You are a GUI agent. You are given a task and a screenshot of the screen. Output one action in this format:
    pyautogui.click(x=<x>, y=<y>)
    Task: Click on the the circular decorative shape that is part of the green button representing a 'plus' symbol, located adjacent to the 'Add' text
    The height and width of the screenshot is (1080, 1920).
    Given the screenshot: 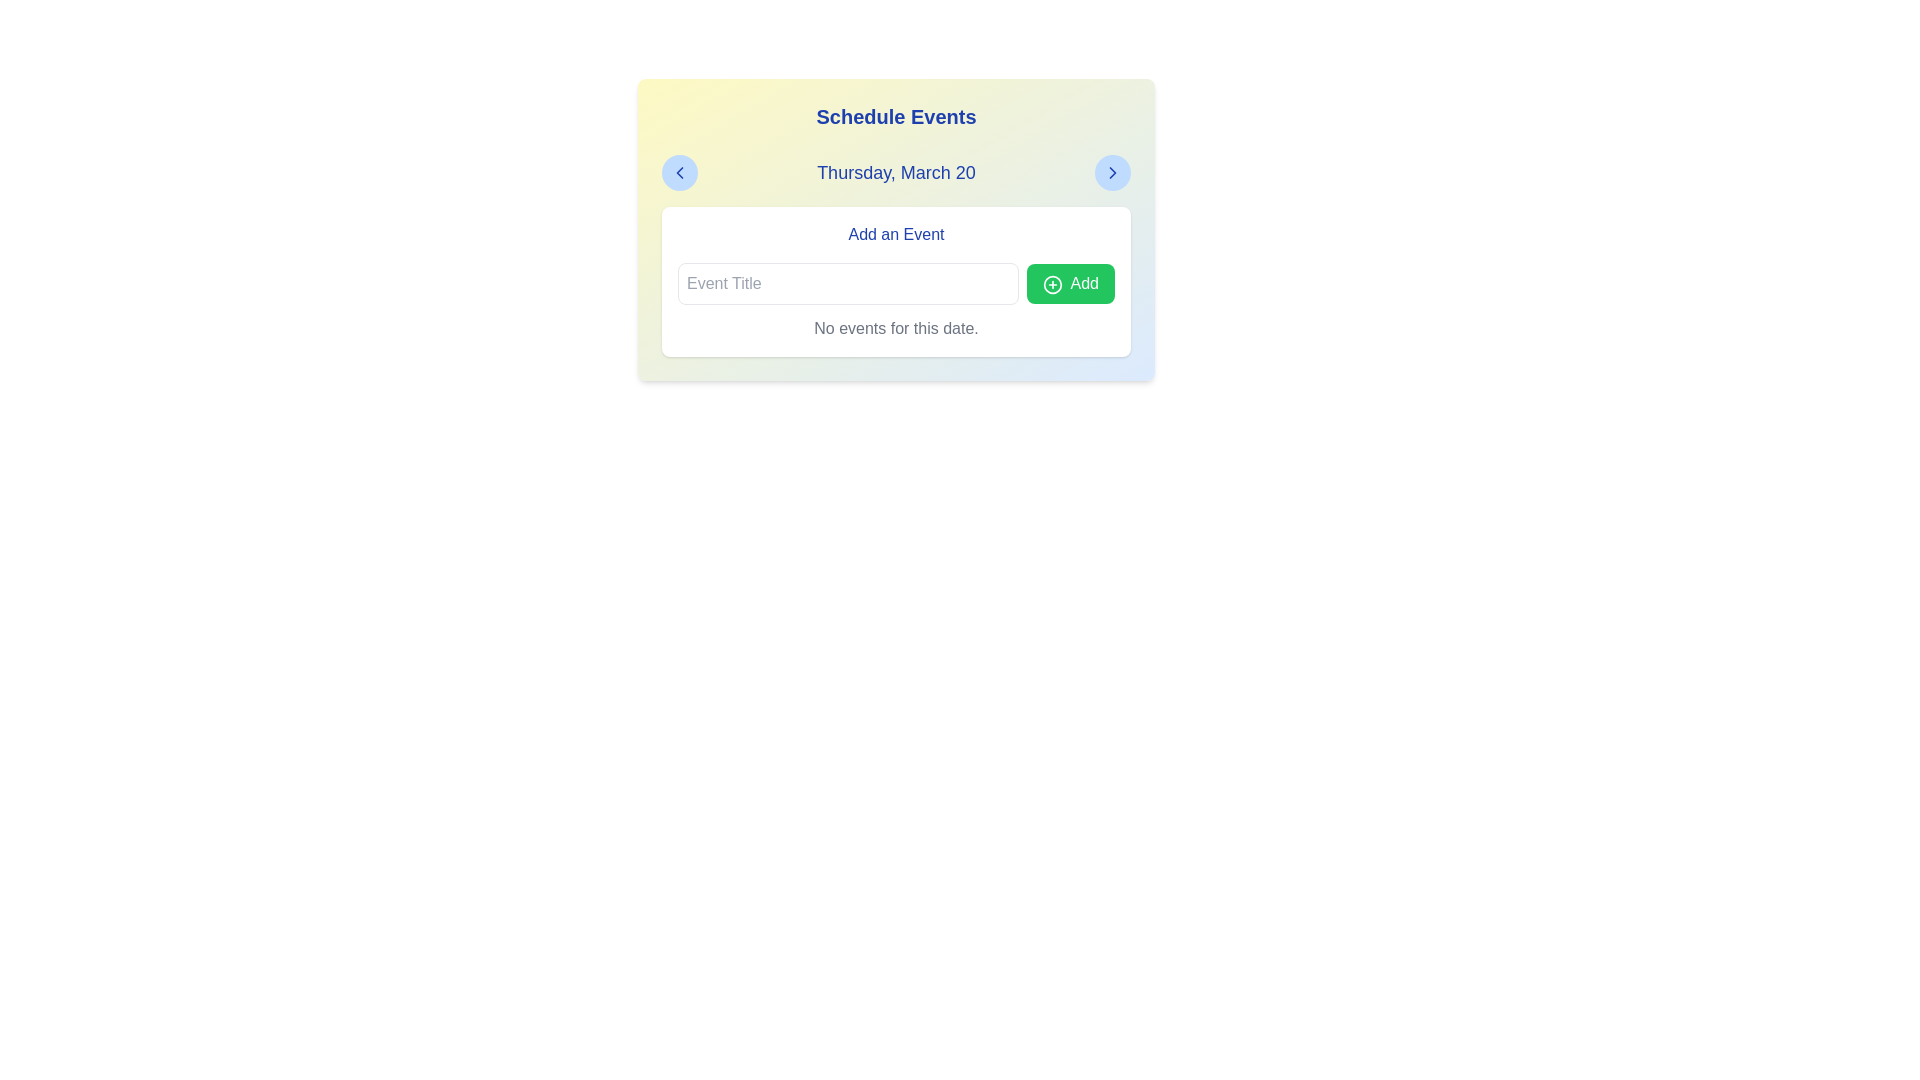 What is the action you would take?
    pyautogui.click(x=1051, y=284)
    